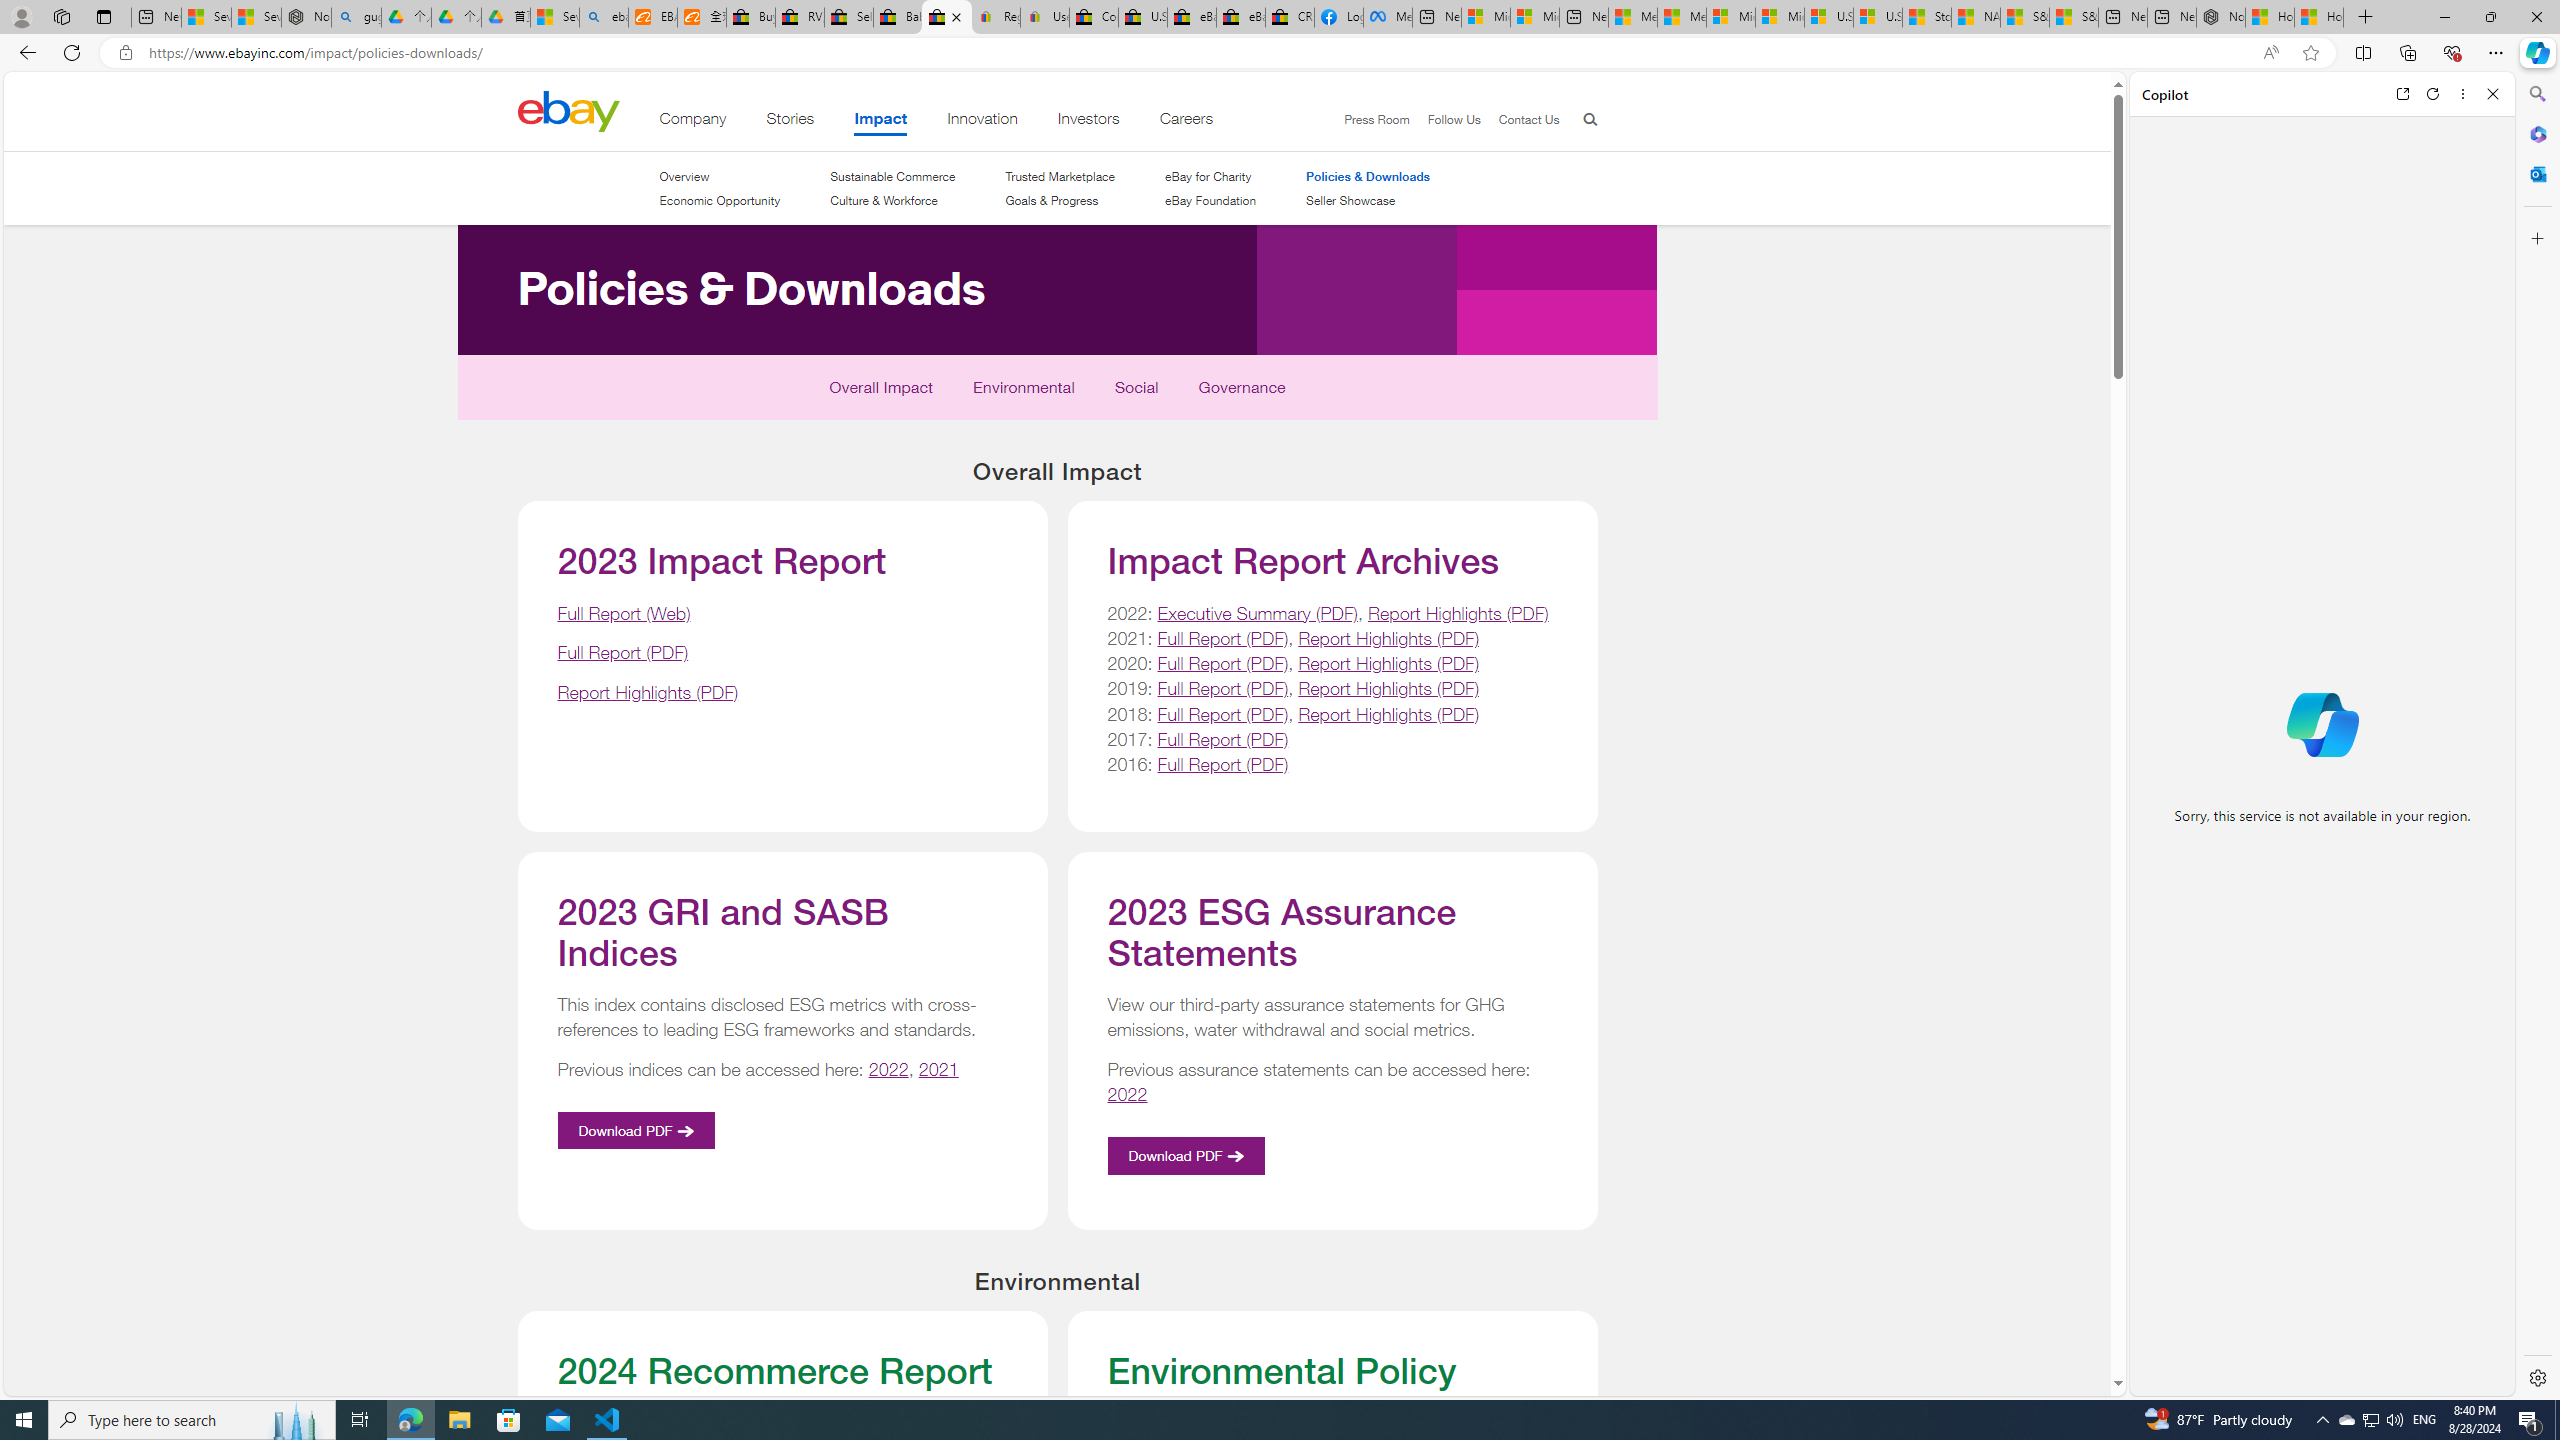 This screenshot has height=1440, width=2560. Describe the element at coordinates (880, 122) in the screenshot. I see `'Impact'` at that location.